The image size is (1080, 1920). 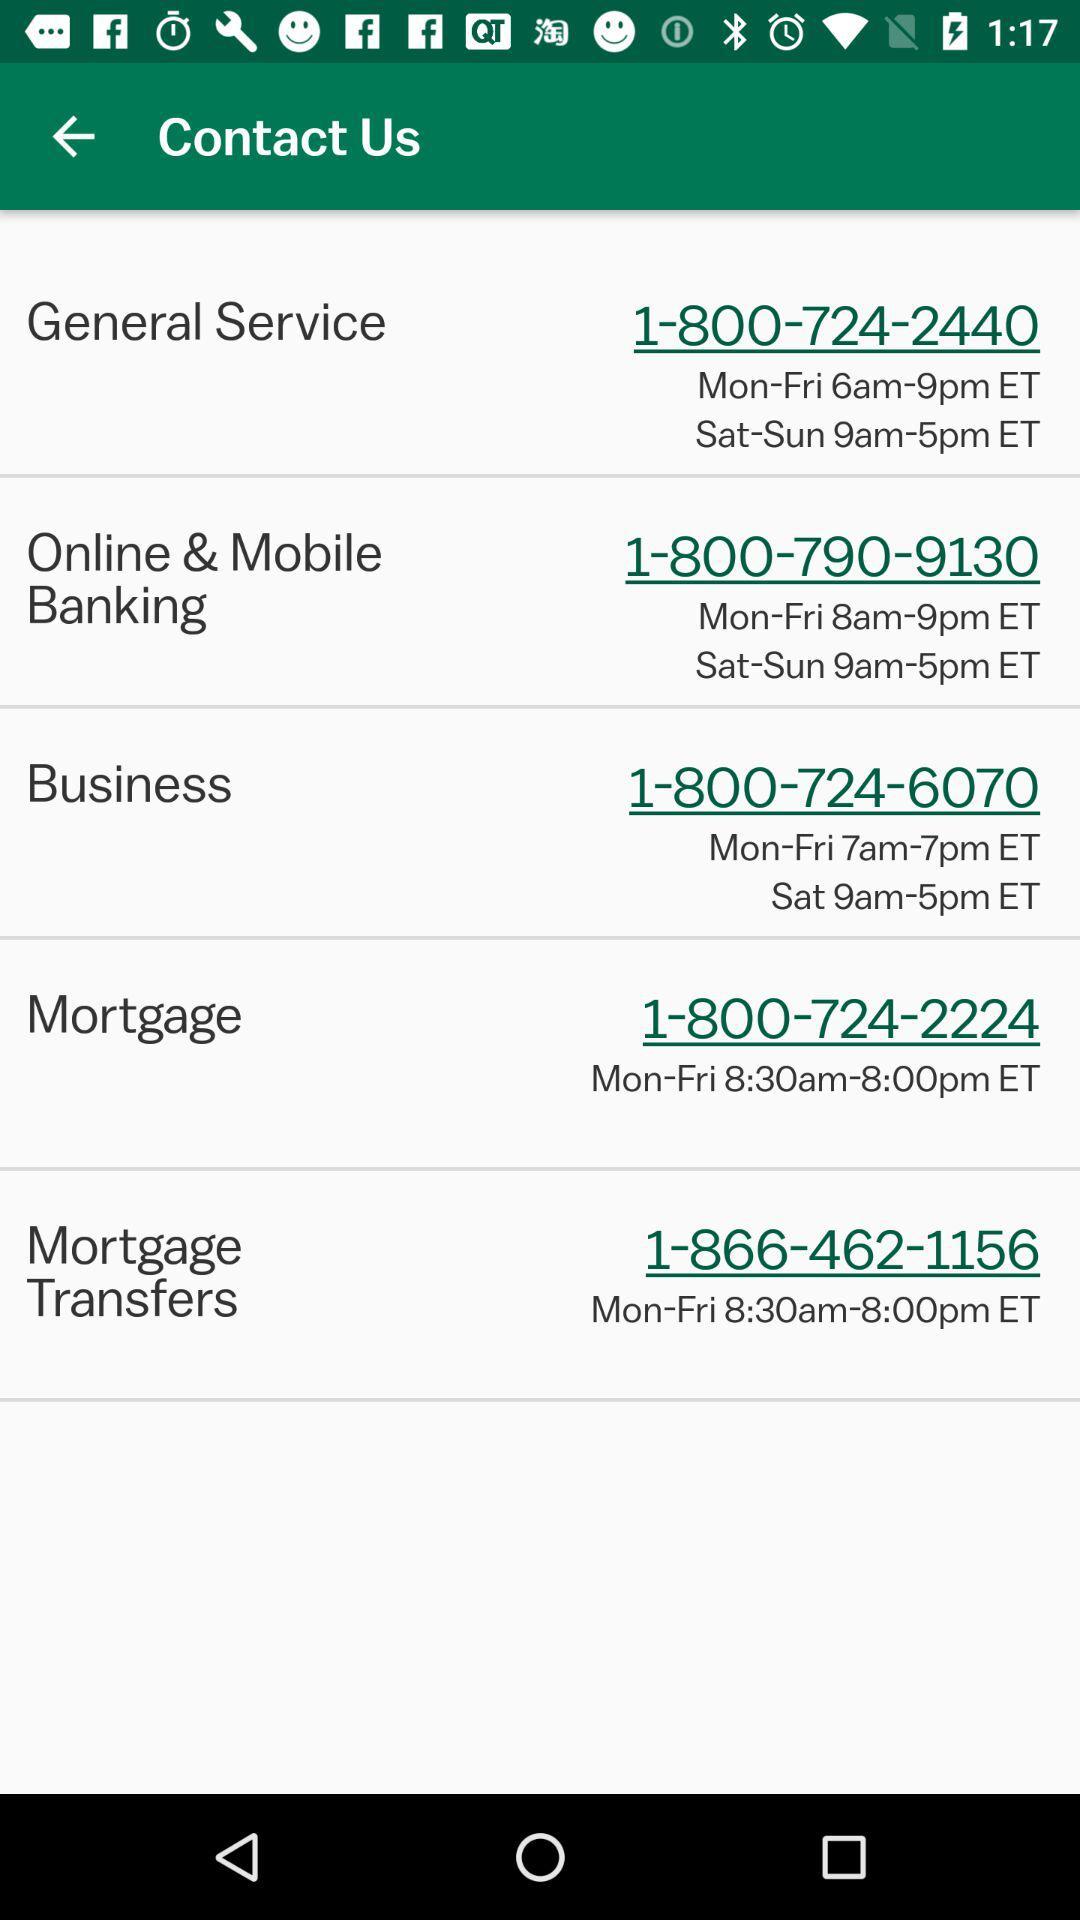 I want to click on the item above mortgage, so click(x=540, y=936).